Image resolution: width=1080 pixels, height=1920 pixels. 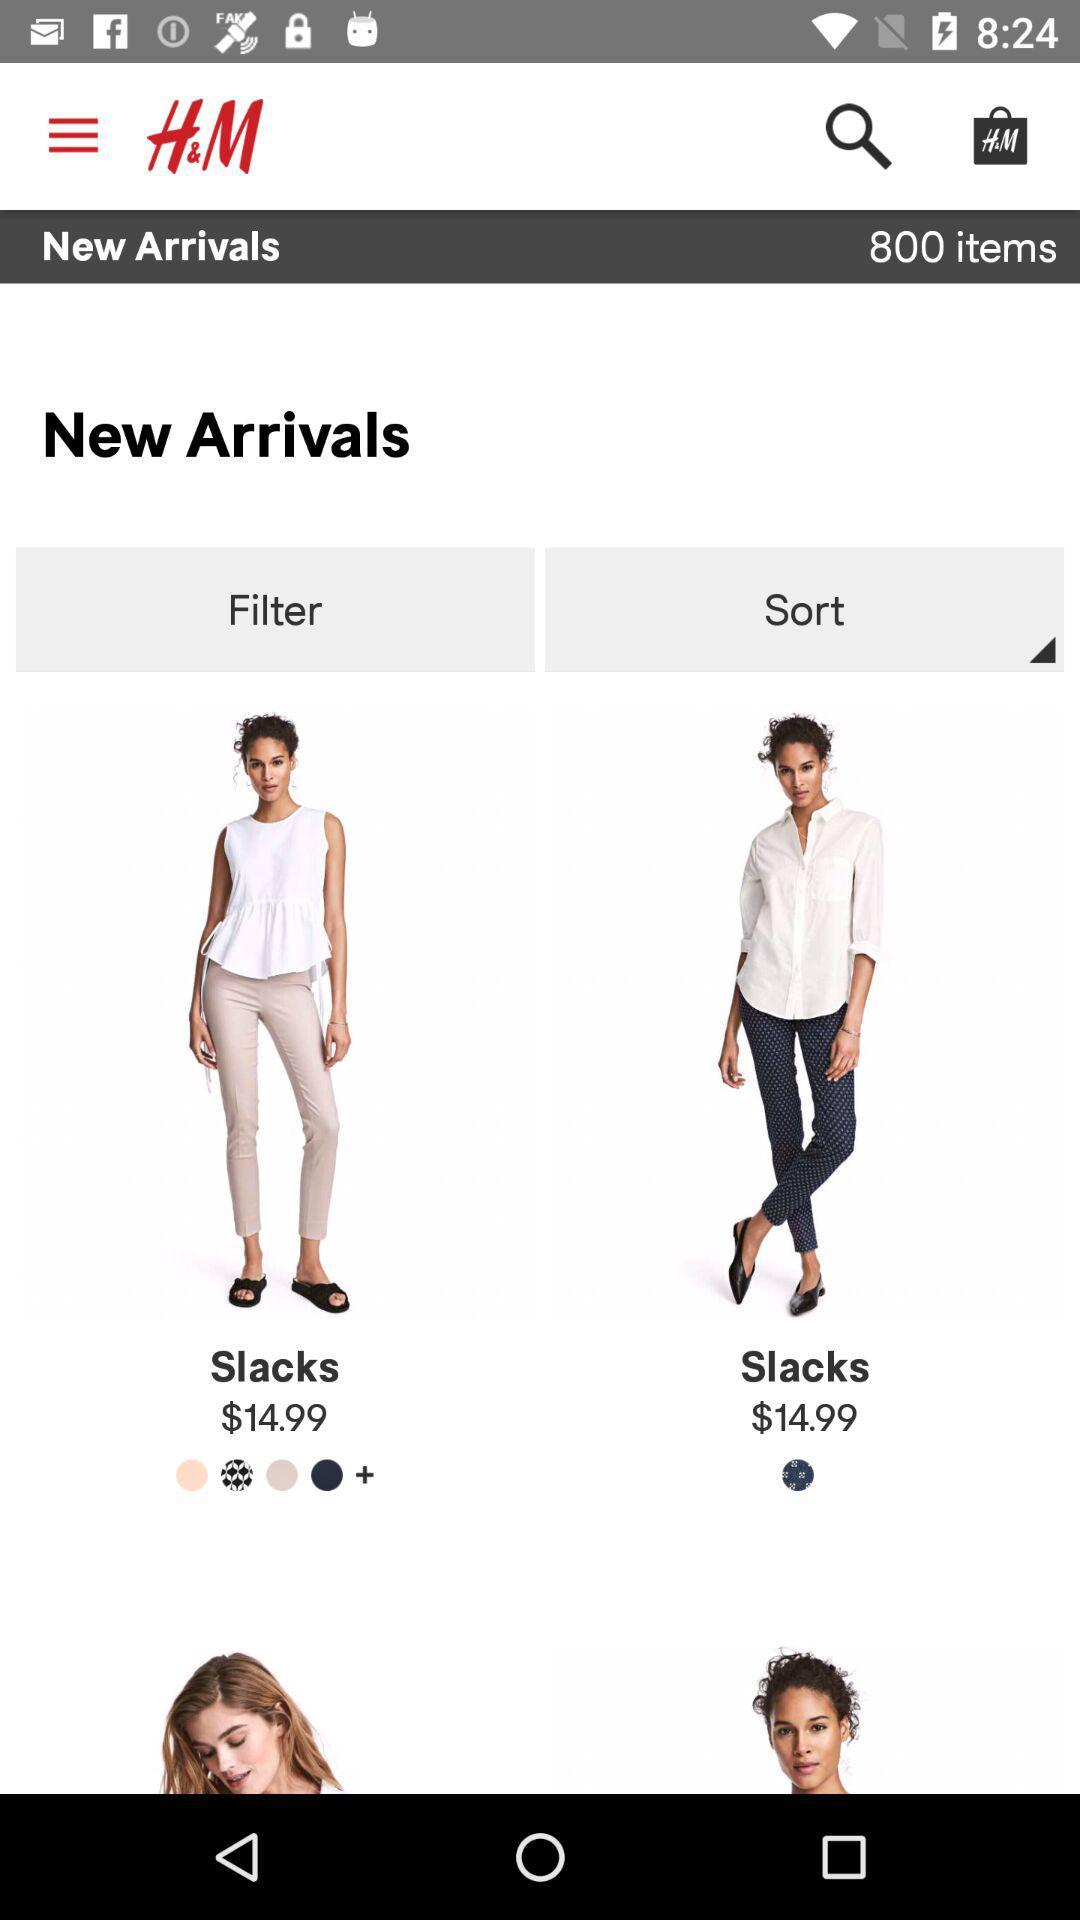 What do you see at coordinates (205, 135) in the screenshot?
I see `the hm icon at top left corner` at bounding box center [205, 135].